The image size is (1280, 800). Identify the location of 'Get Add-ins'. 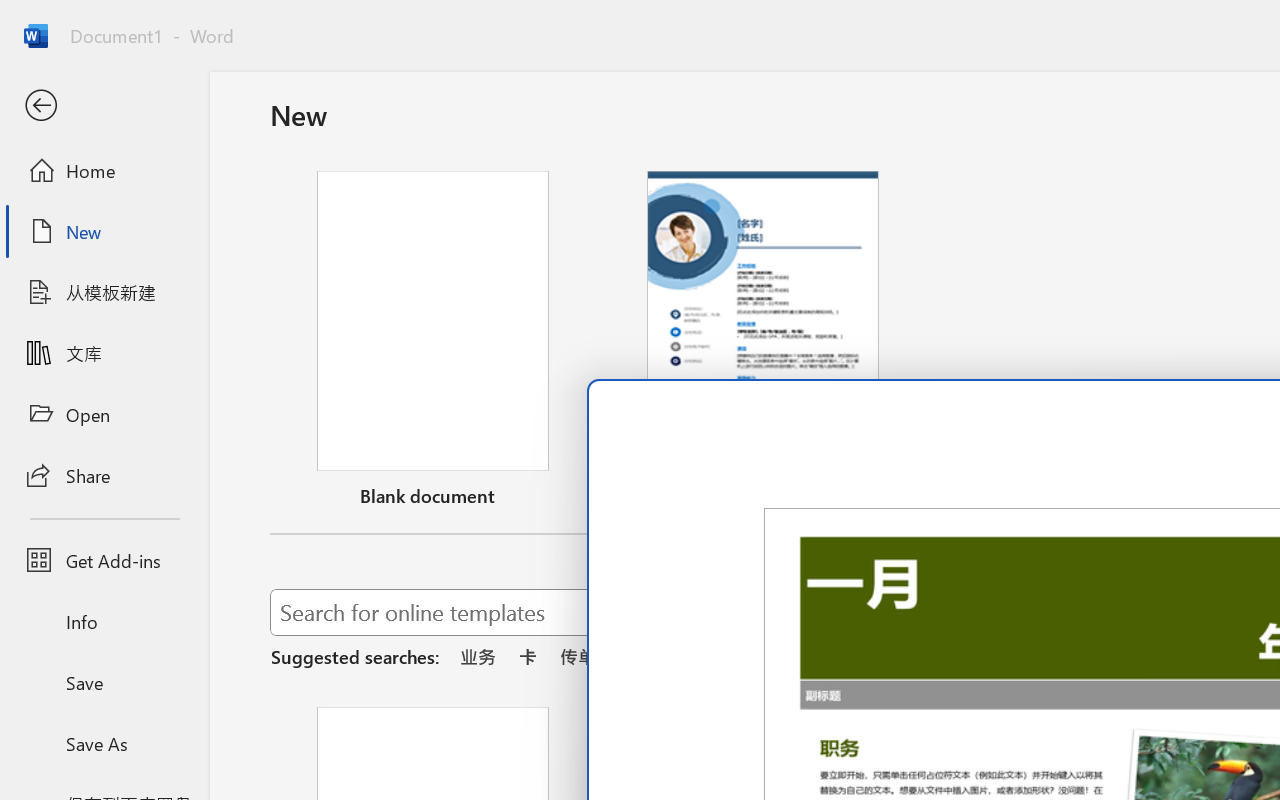
(103, 560).